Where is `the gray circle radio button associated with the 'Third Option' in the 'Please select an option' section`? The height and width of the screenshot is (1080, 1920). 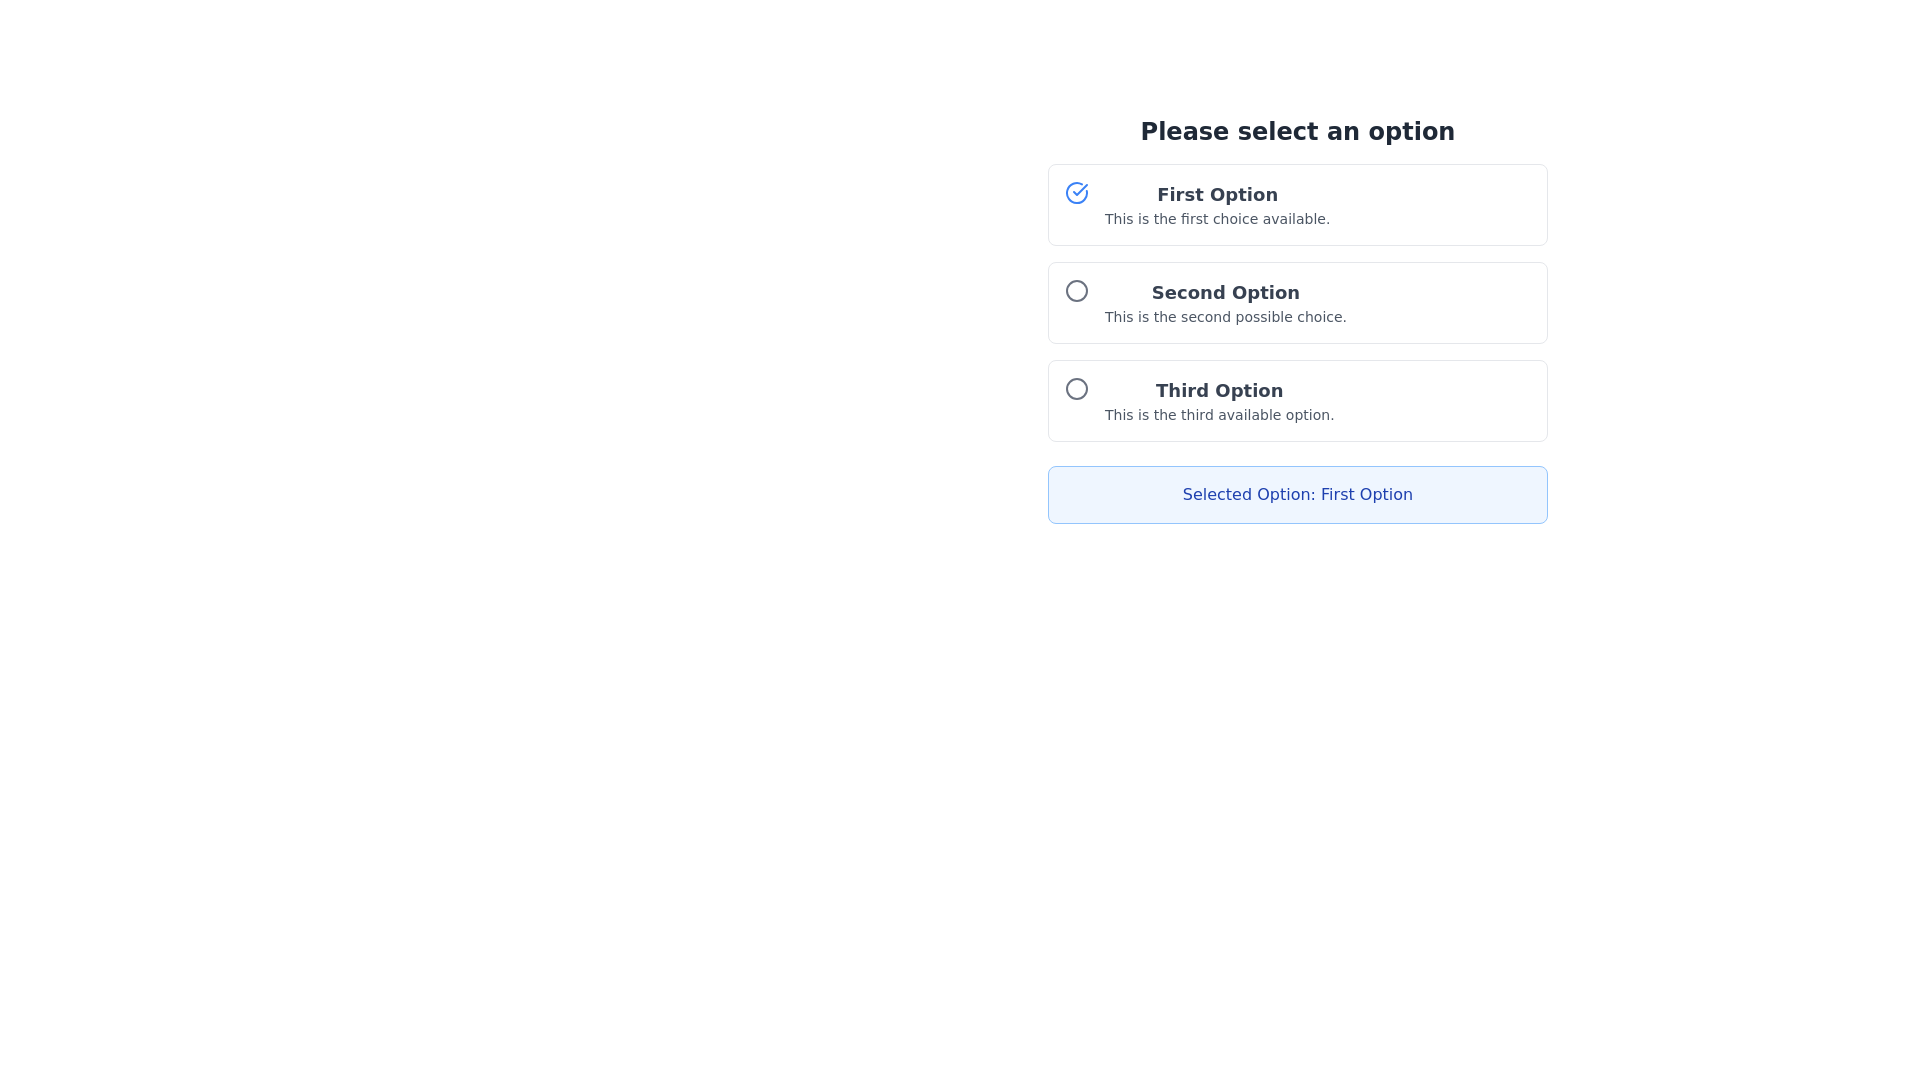
the gray circle radio button associated with the 'Third Option' in the 'Please select an option' section is located at coordinates (1075, 389).